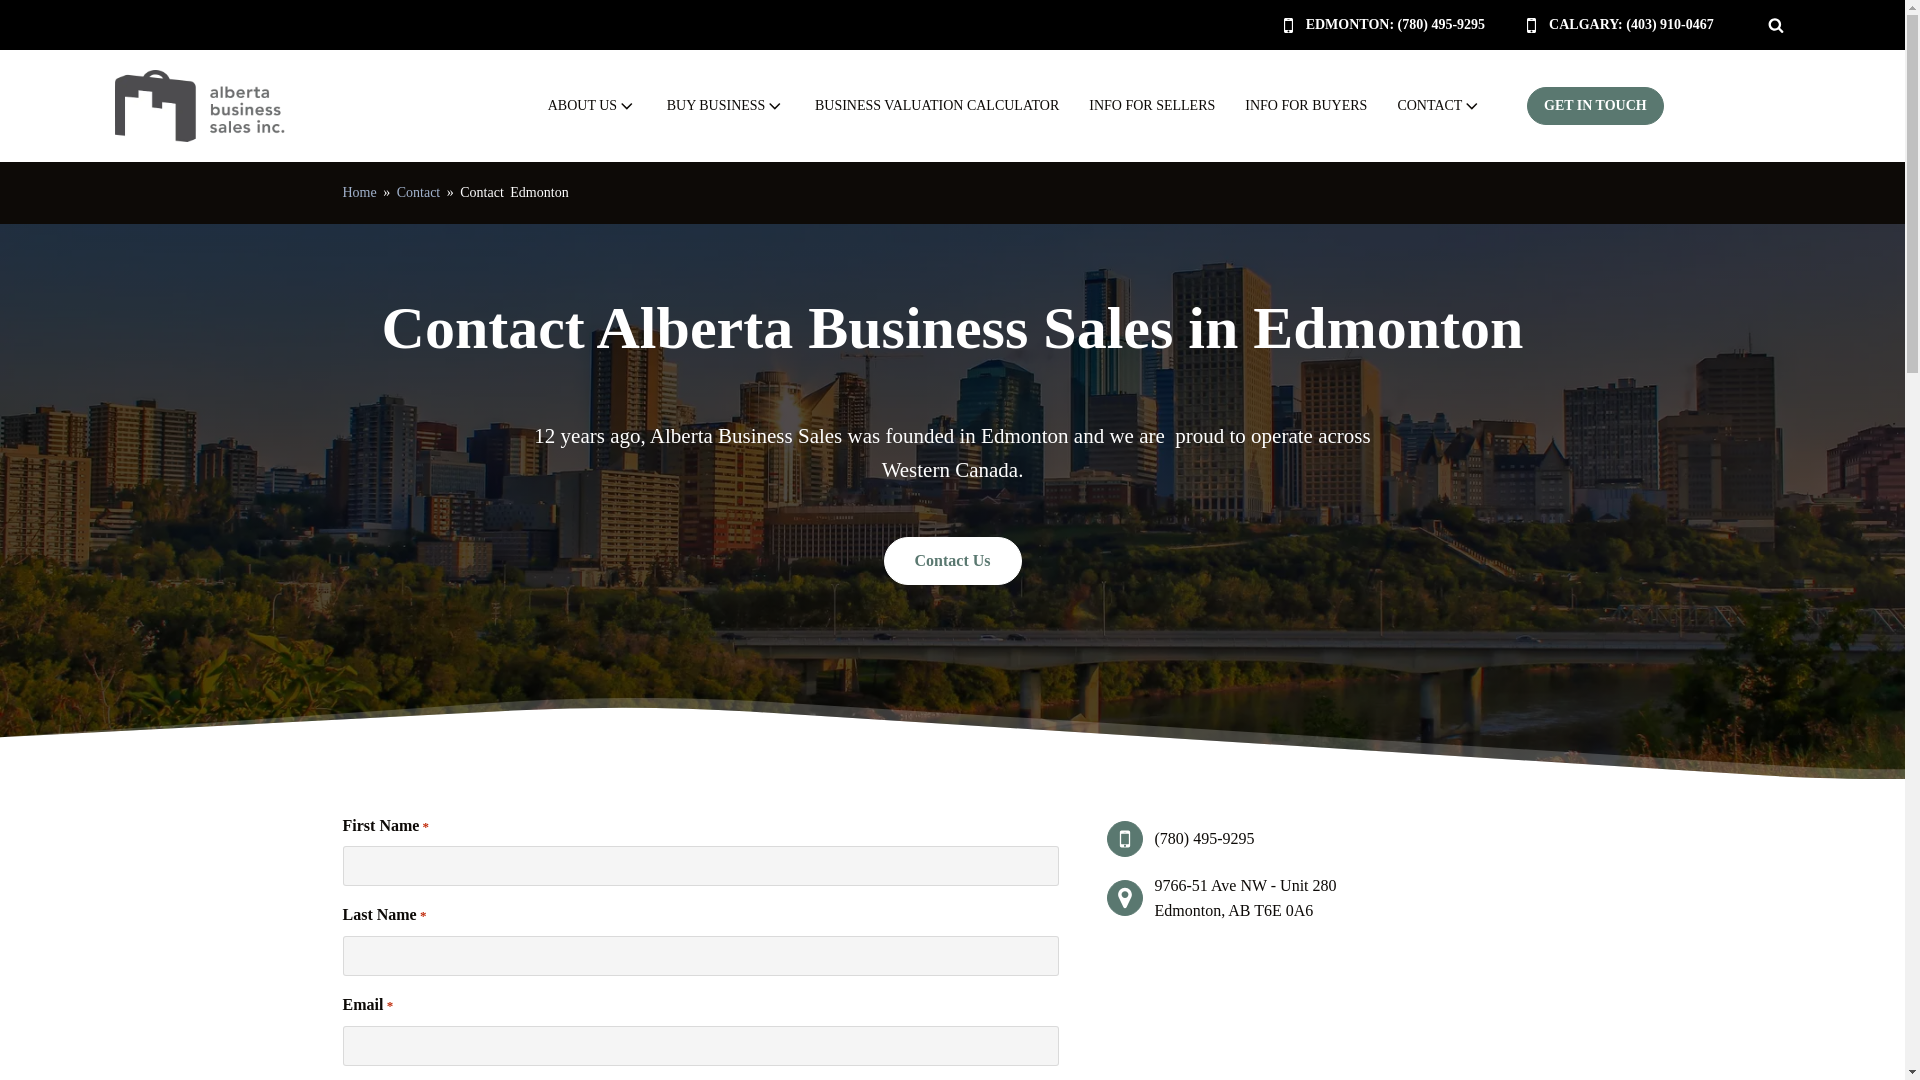 The width and height of the screenshot is (1920, 1080). Describe the element at coordinates (935, 105) in the screenshot. I see `'BUSINESS VALUATION CALCULATOR'` at that location.